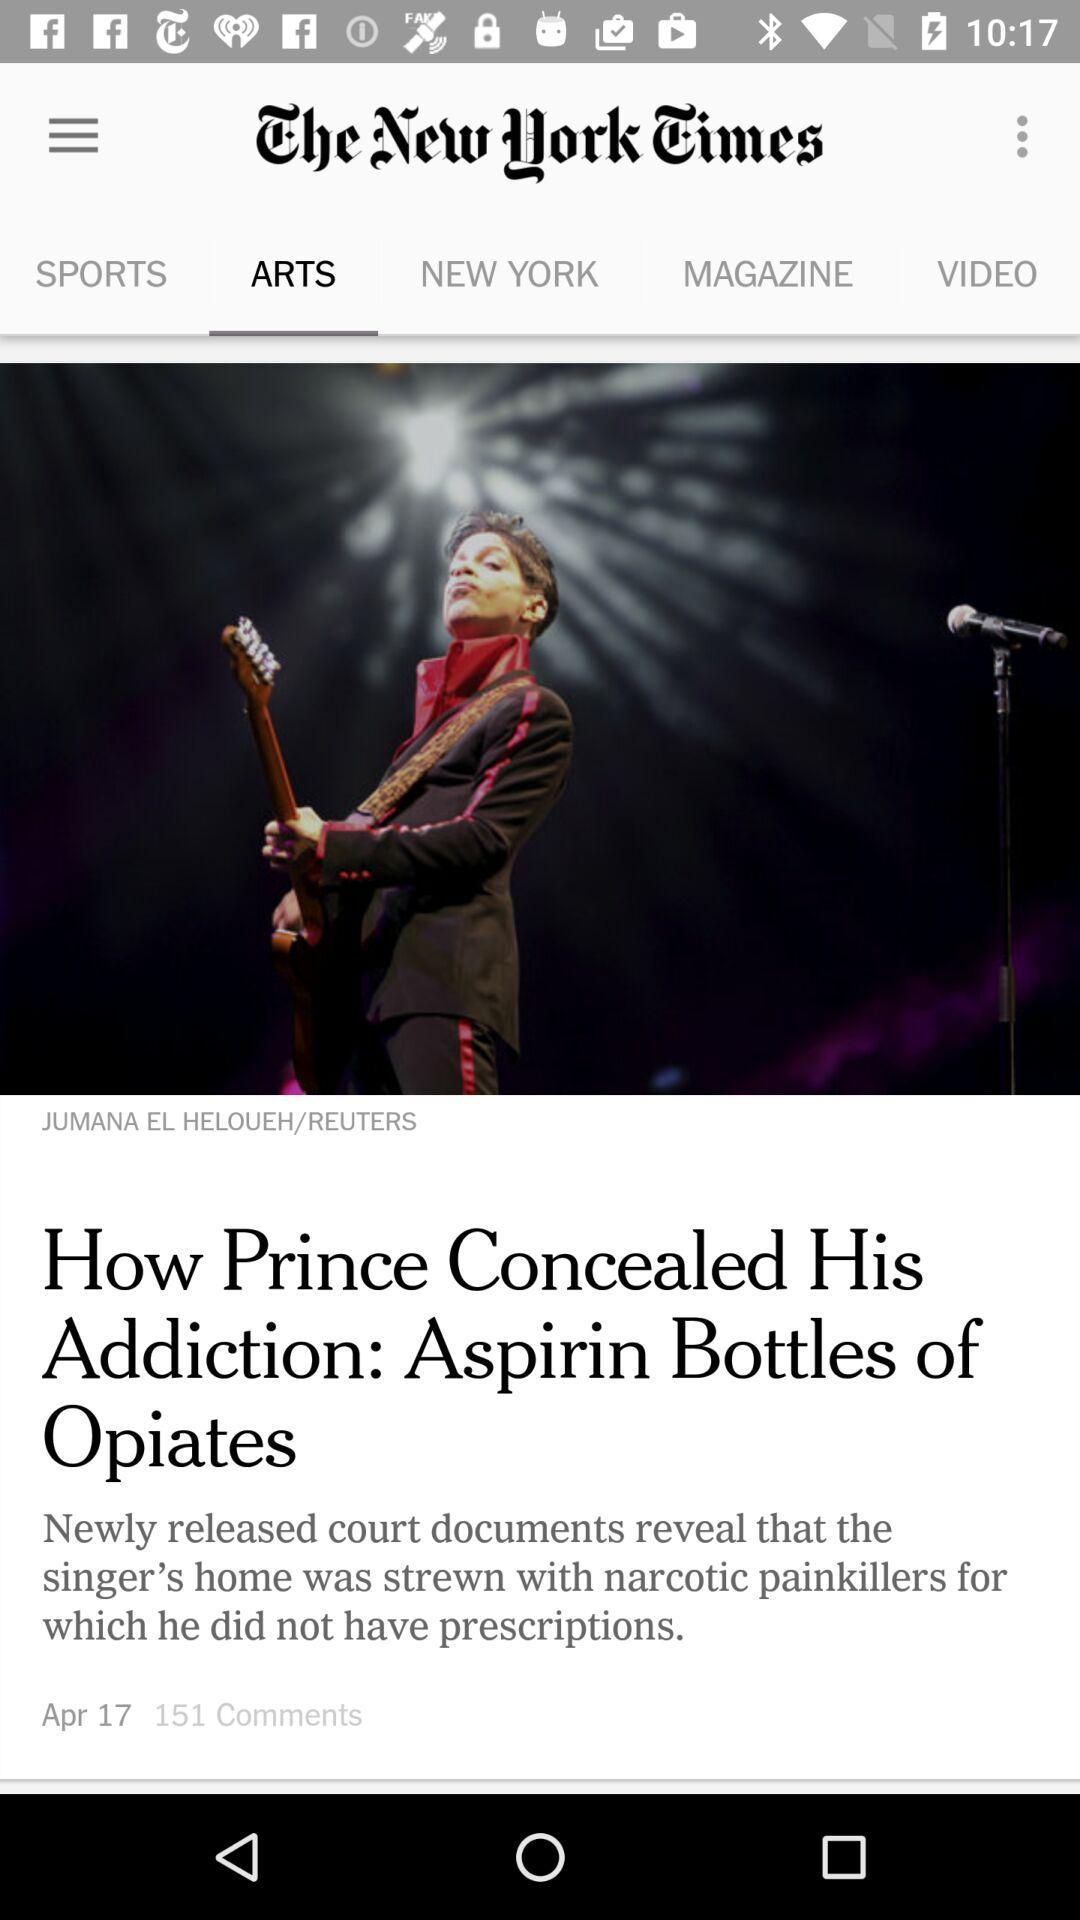  What do you see at coordinates (766, 272) in the screenshot?
I see `the item next to video` at bounding box center [766, 272].